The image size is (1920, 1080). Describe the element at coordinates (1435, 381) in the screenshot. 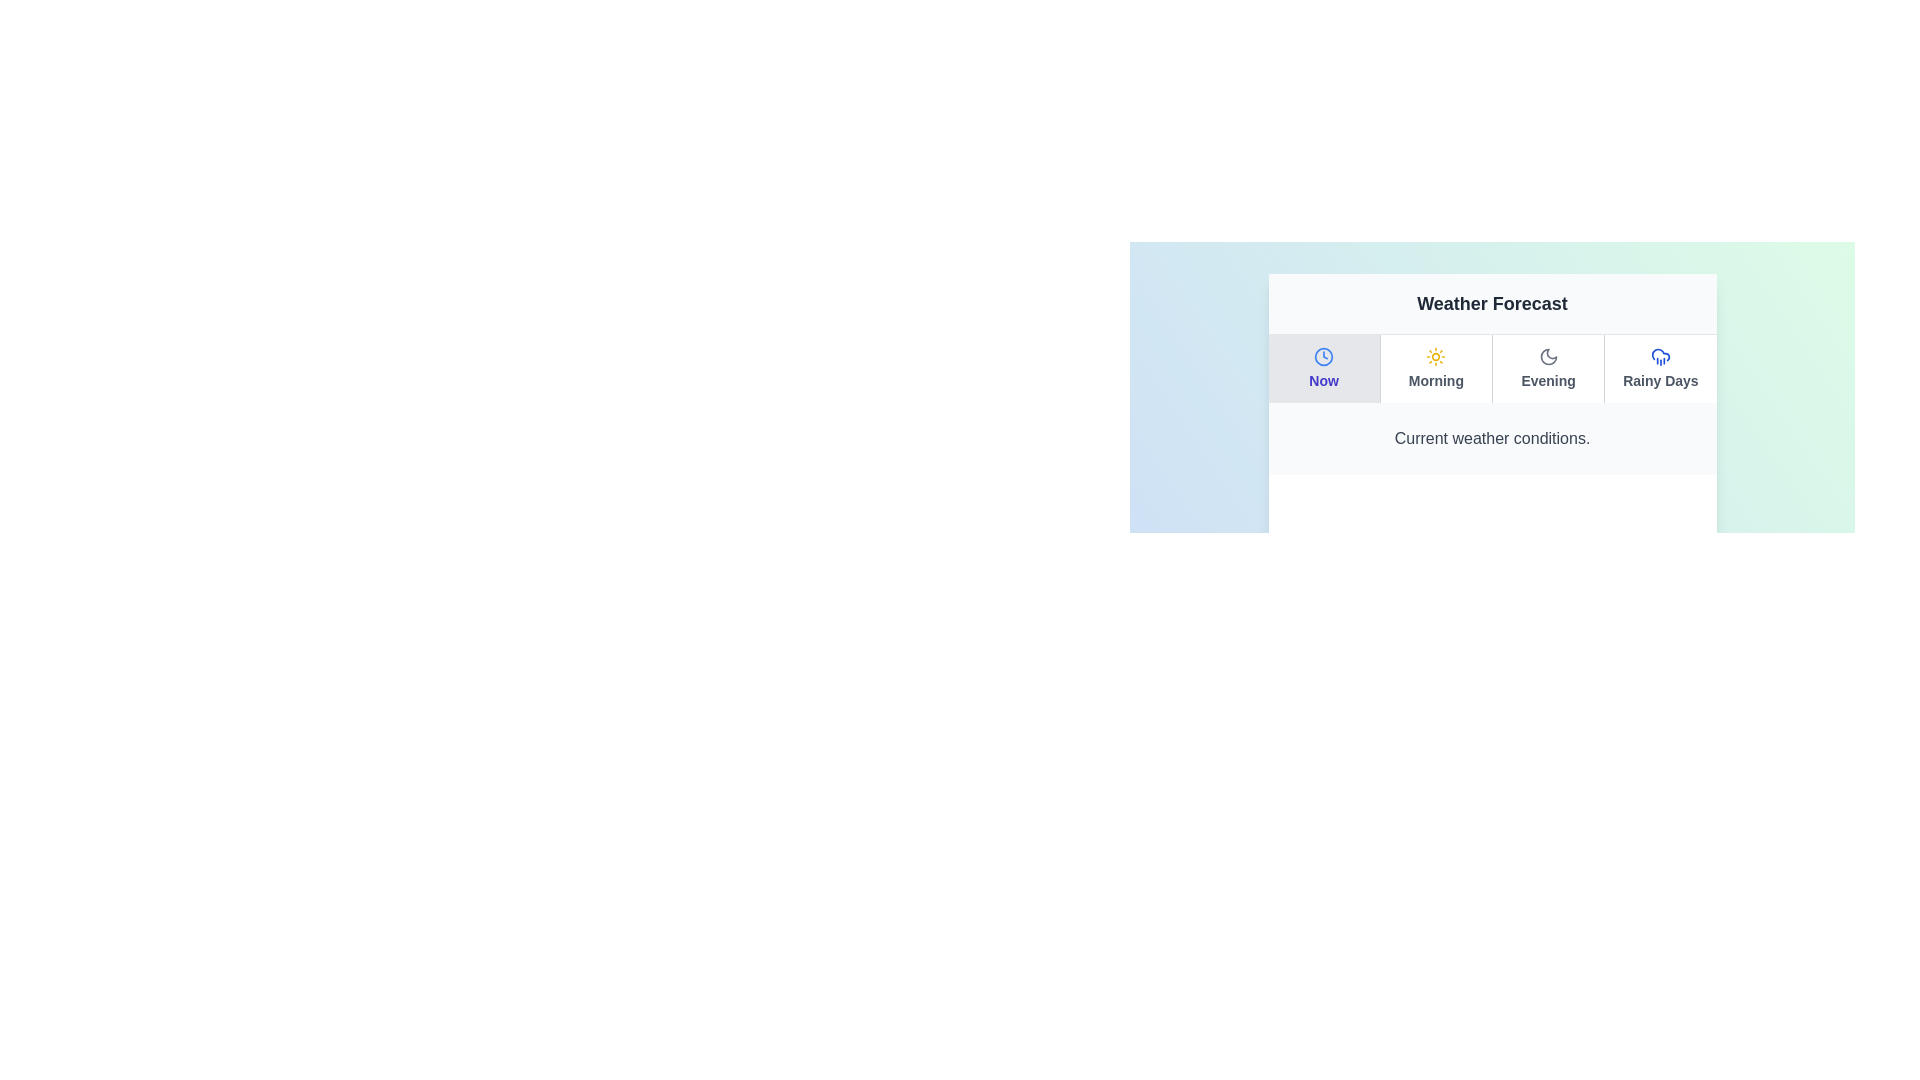

I see `the 'Morning' button in the weather forecast section` at that location.